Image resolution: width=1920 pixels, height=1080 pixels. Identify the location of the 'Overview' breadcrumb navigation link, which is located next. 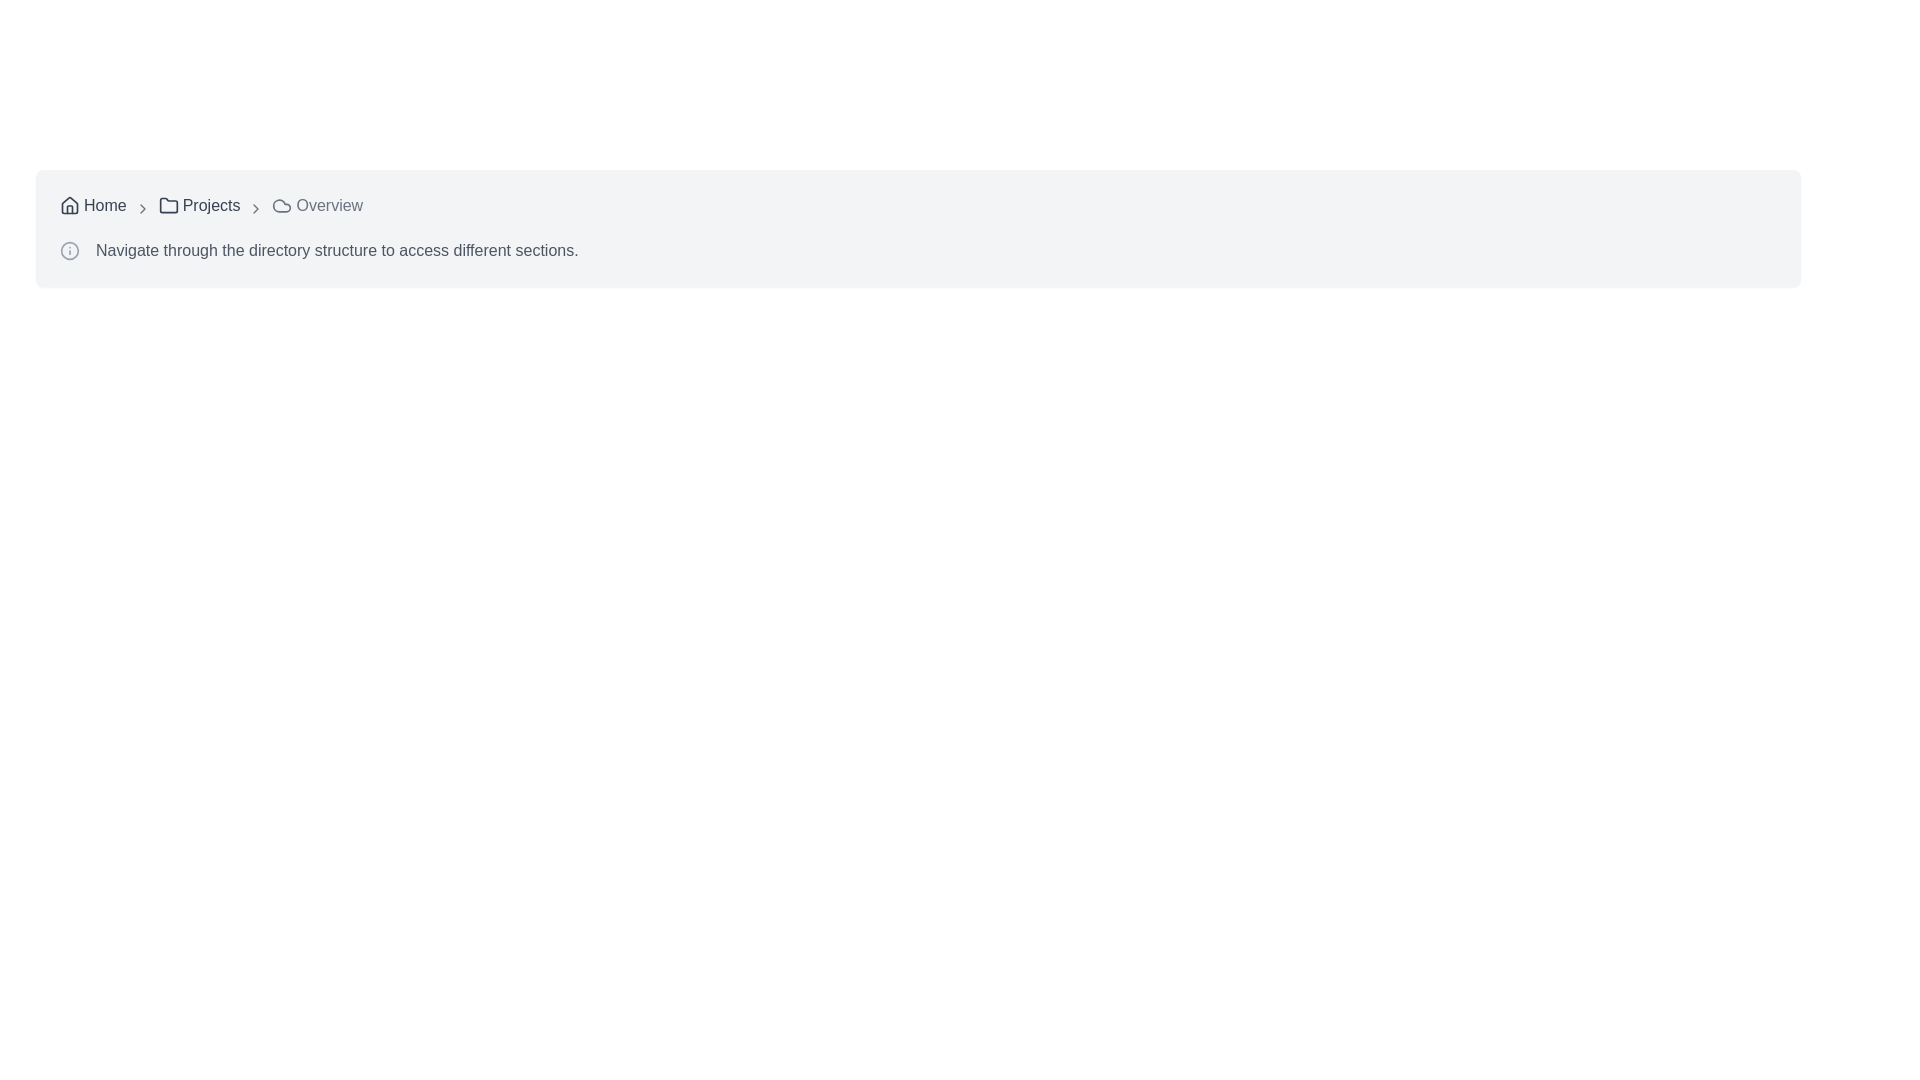
(316, 205).